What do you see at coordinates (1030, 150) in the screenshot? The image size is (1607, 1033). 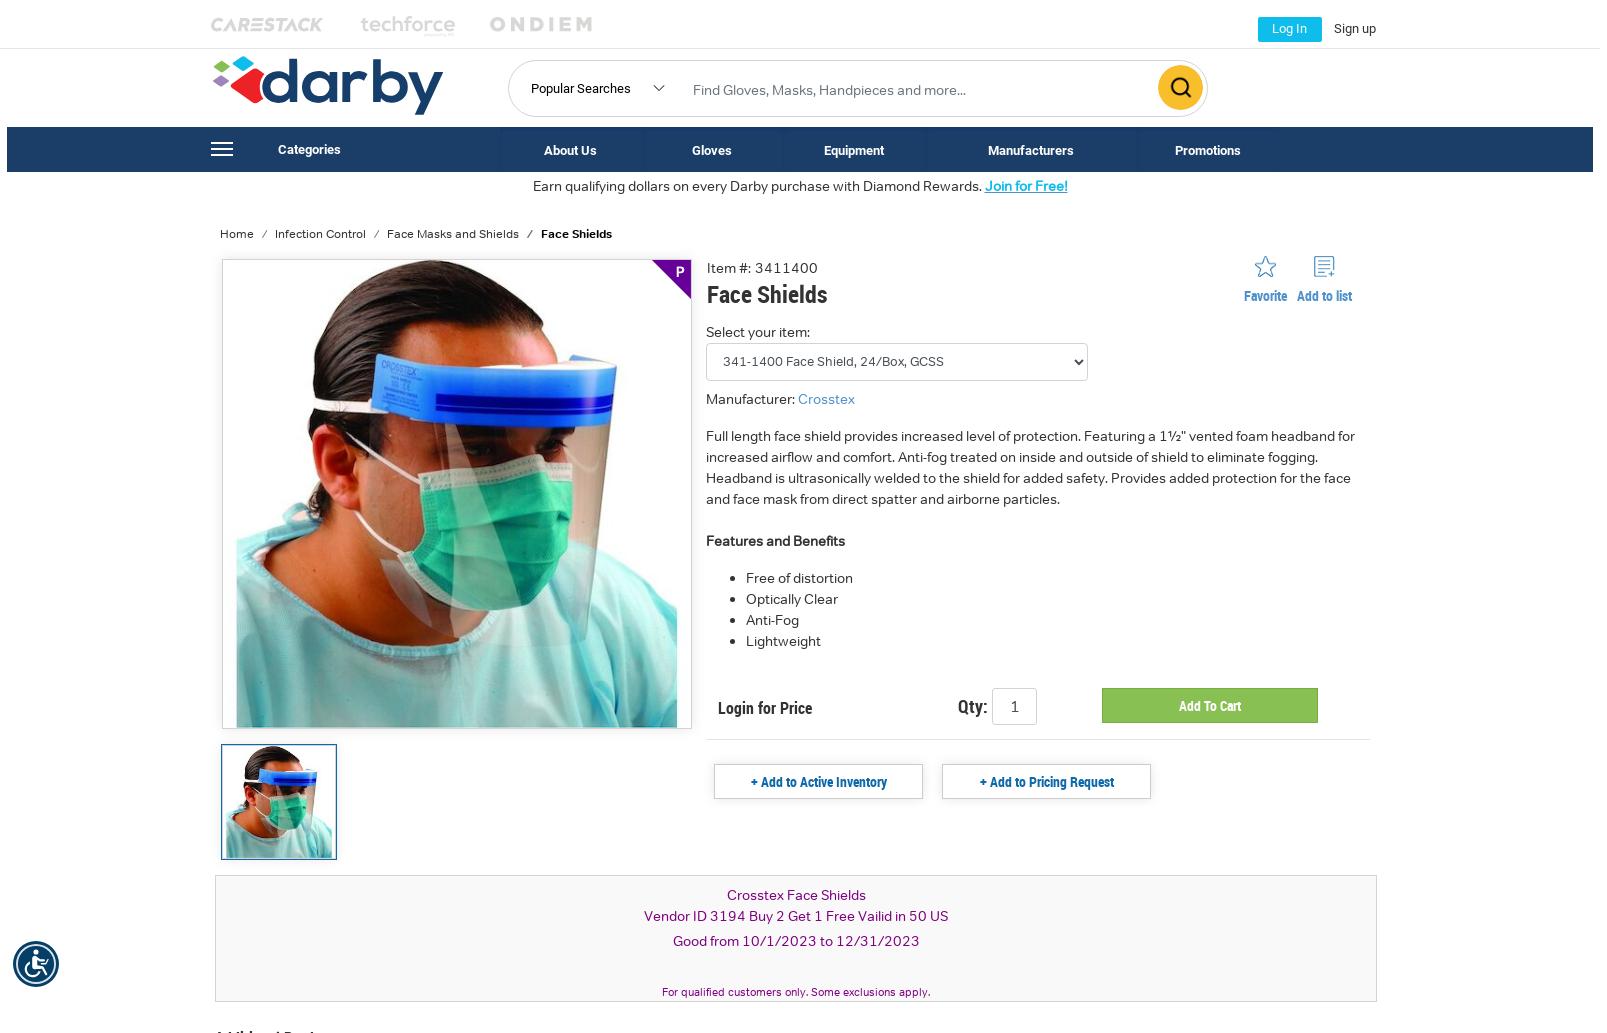 I see `'Manufacturers'` at bounding box center [1030, 150].